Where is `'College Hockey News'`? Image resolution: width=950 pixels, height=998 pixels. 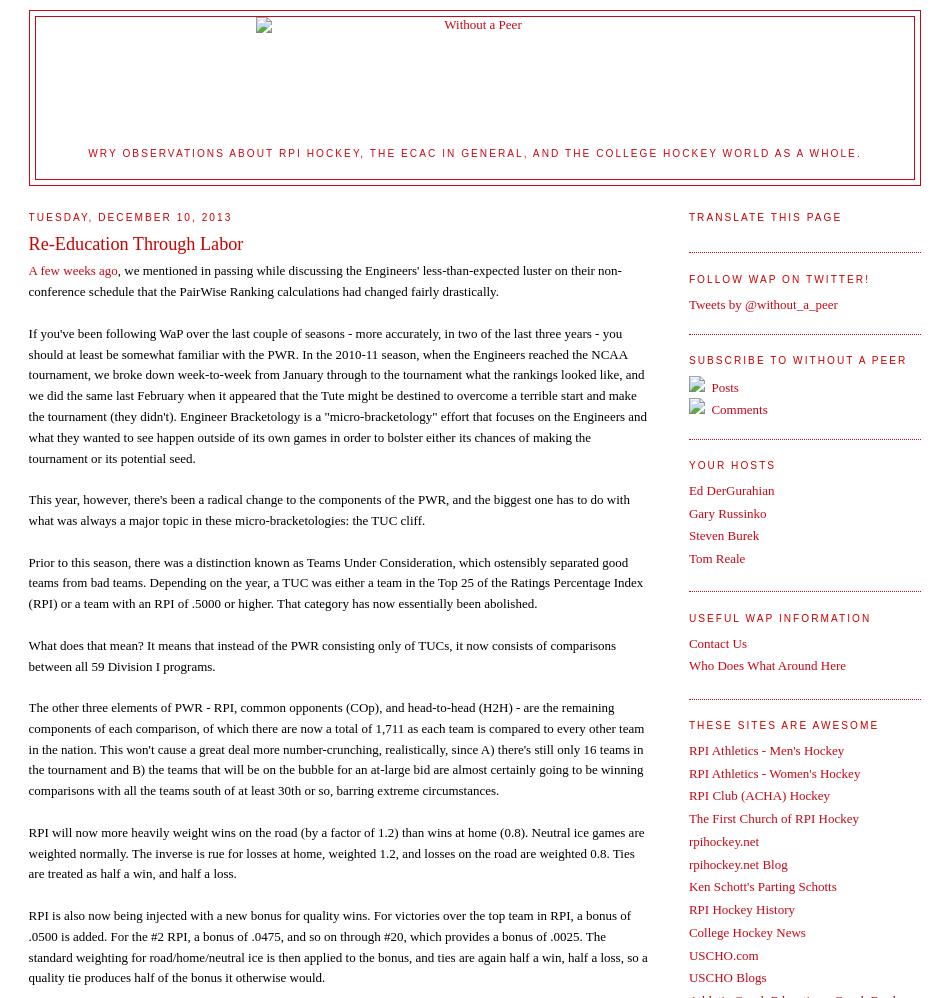 'College Hockey News' is located at coordinates (687, 931).